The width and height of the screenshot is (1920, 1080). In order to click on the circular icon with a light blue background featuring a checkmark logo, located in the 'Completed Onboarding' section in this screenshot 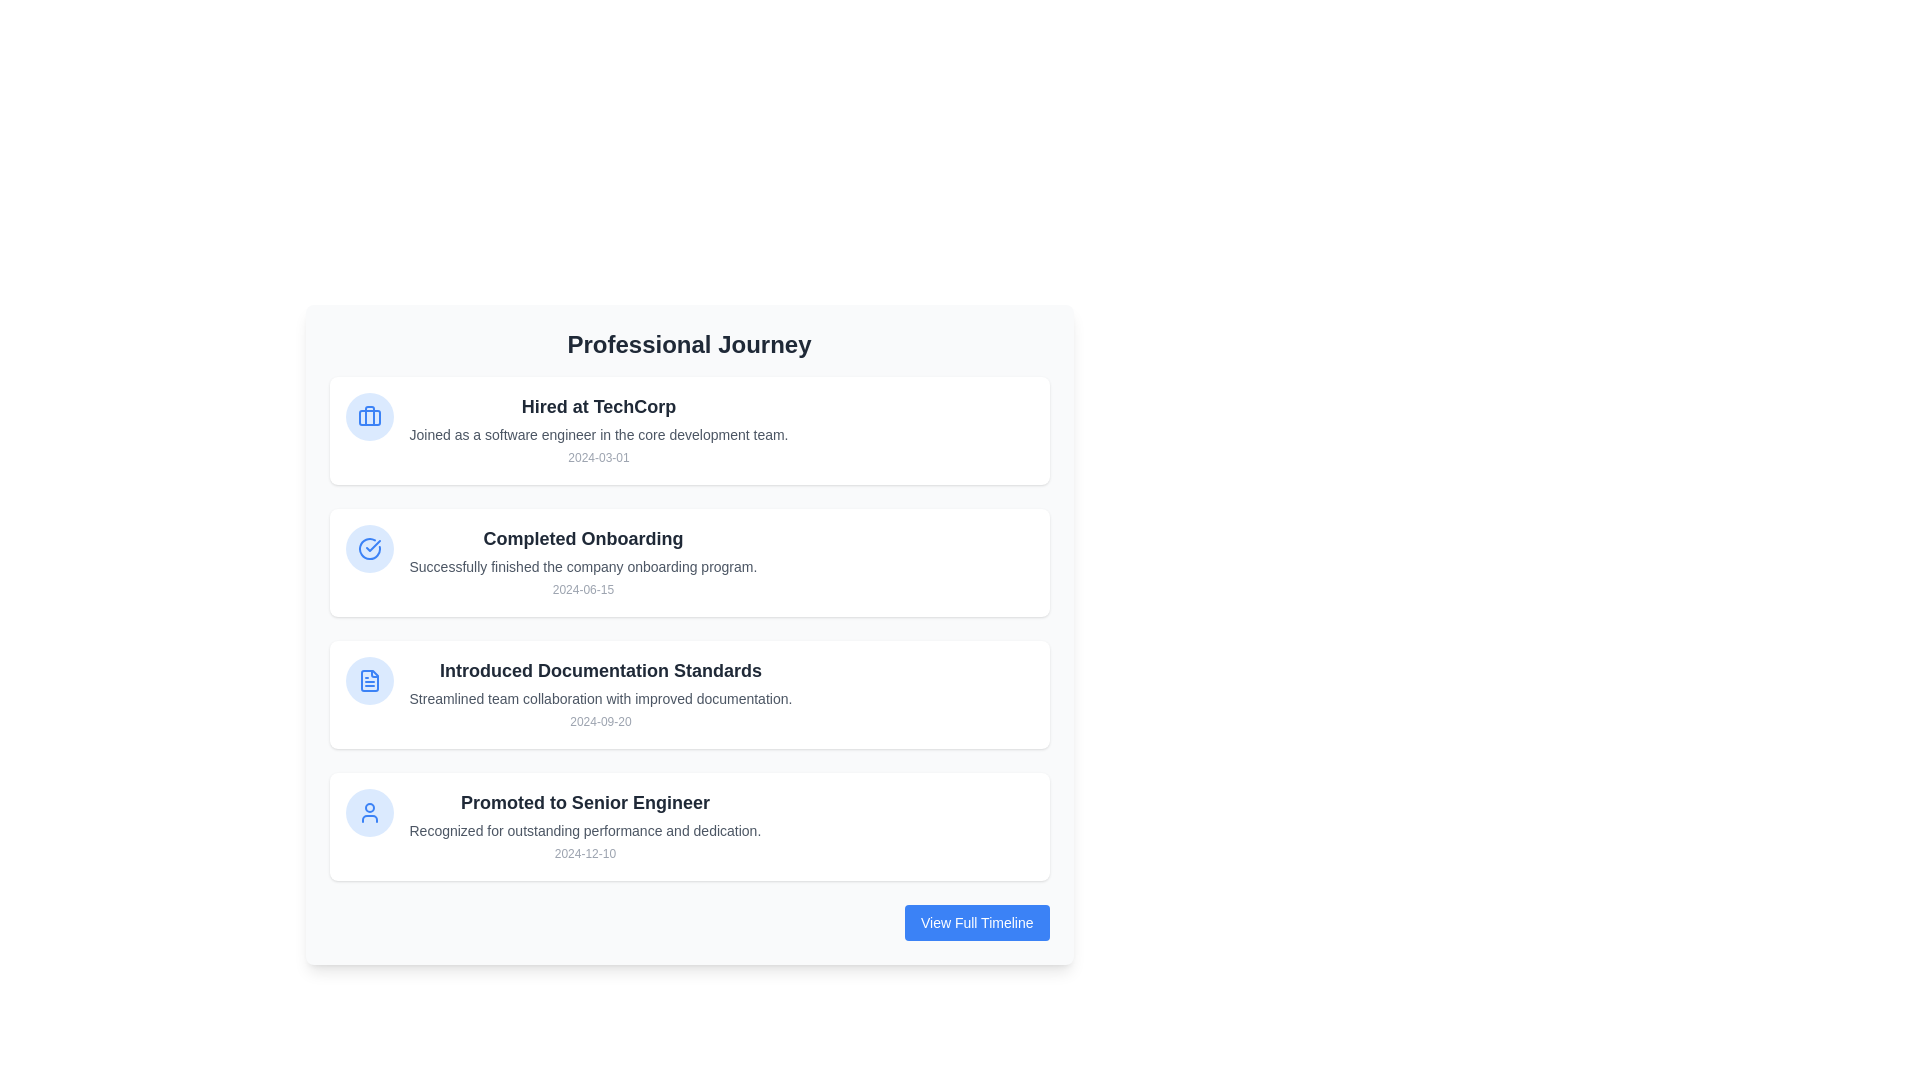, I will do `click(369, 548)`.